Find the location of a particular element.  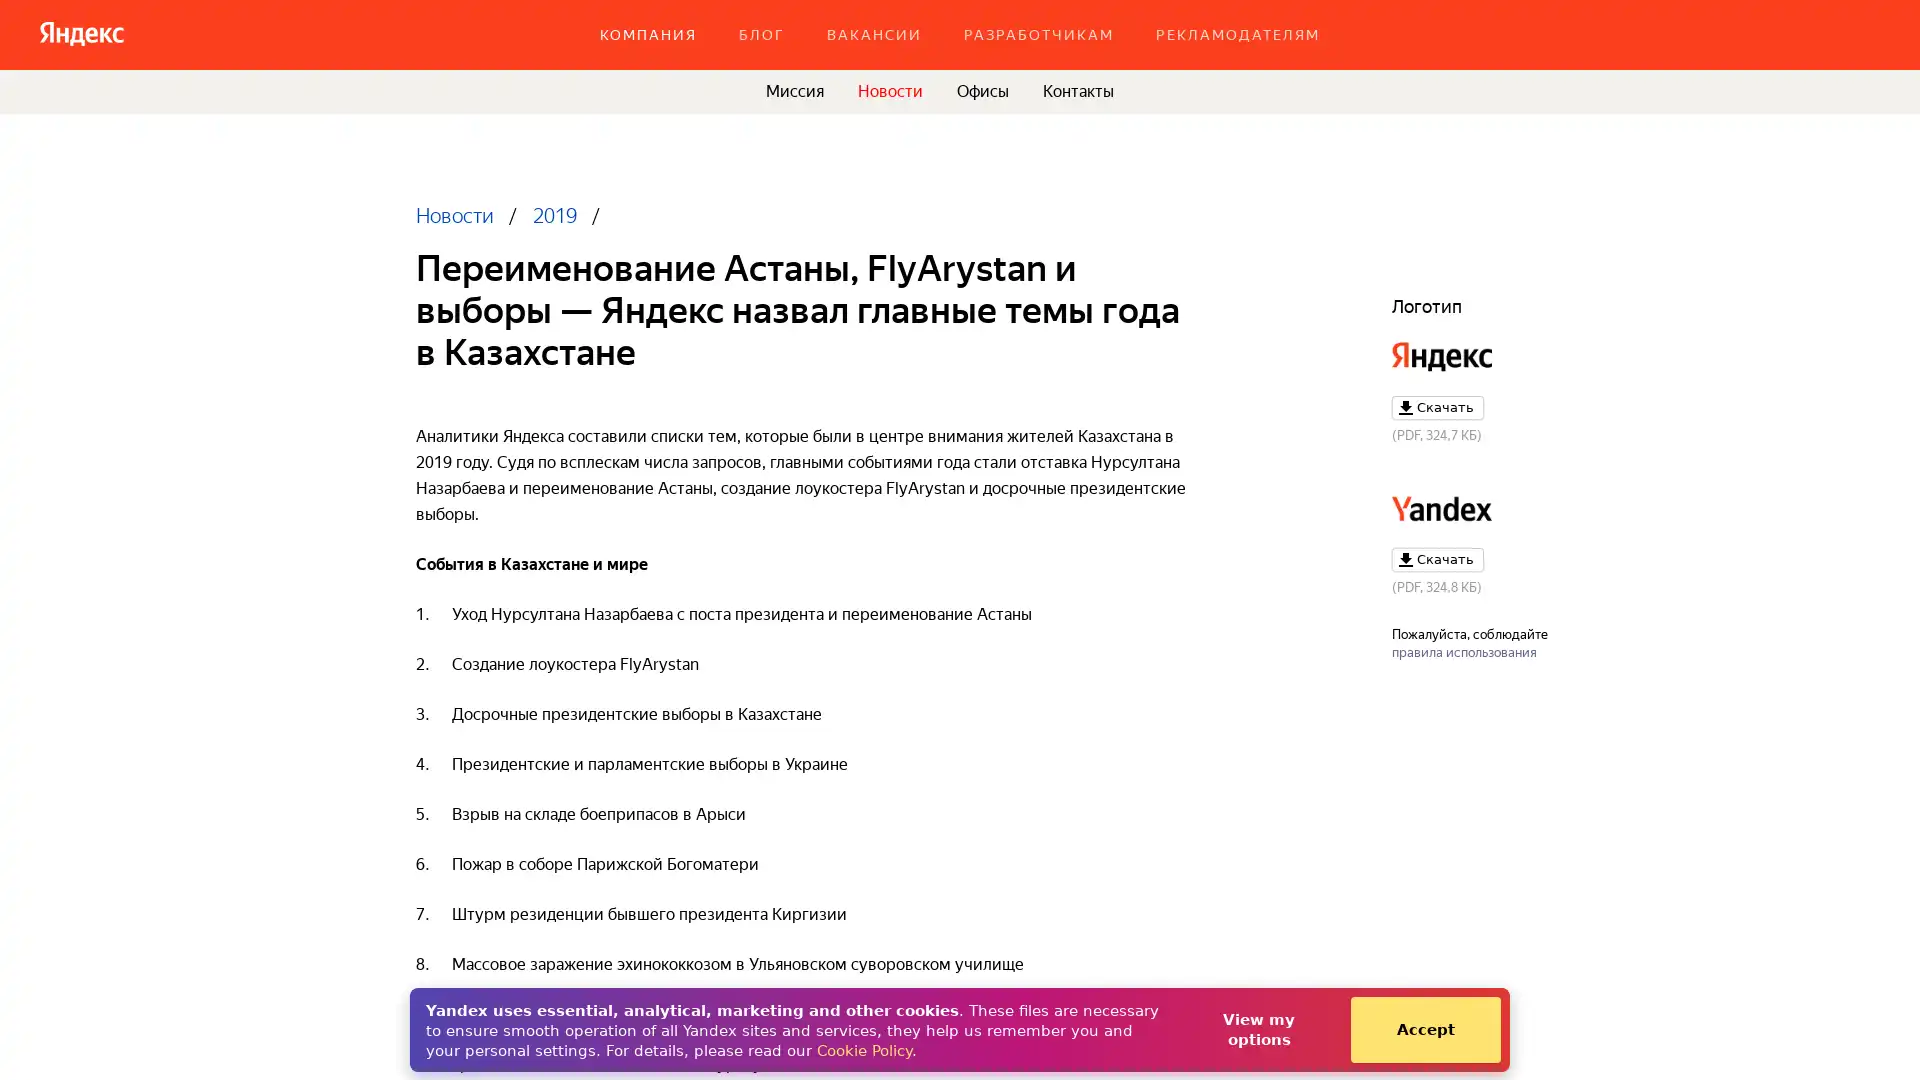

Accept is located at coordinates (1424, 1029).